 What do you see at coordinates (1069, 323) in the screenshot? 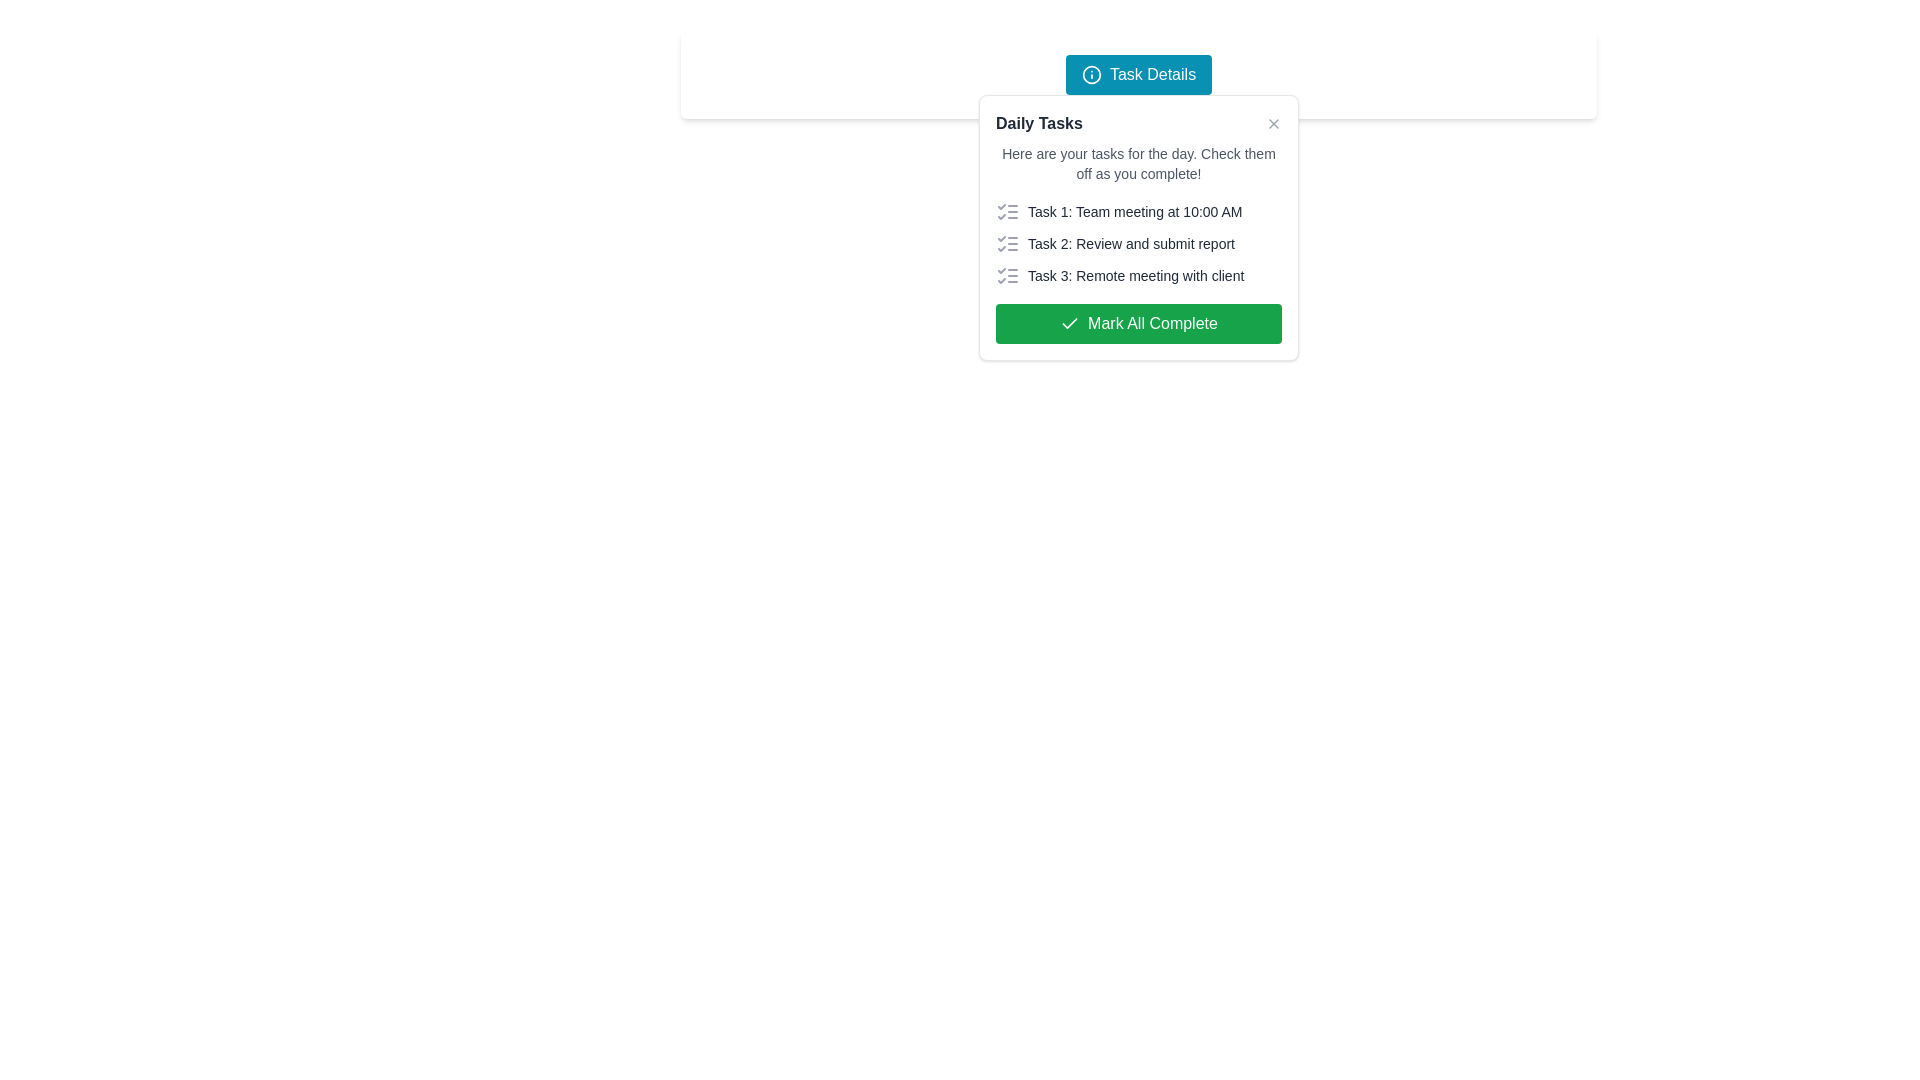
I see `the checkmark icon located inside the green 'Mark All Complete' button, which visually indicates the completion aspect of the button` at bounding box center [1069, 323].